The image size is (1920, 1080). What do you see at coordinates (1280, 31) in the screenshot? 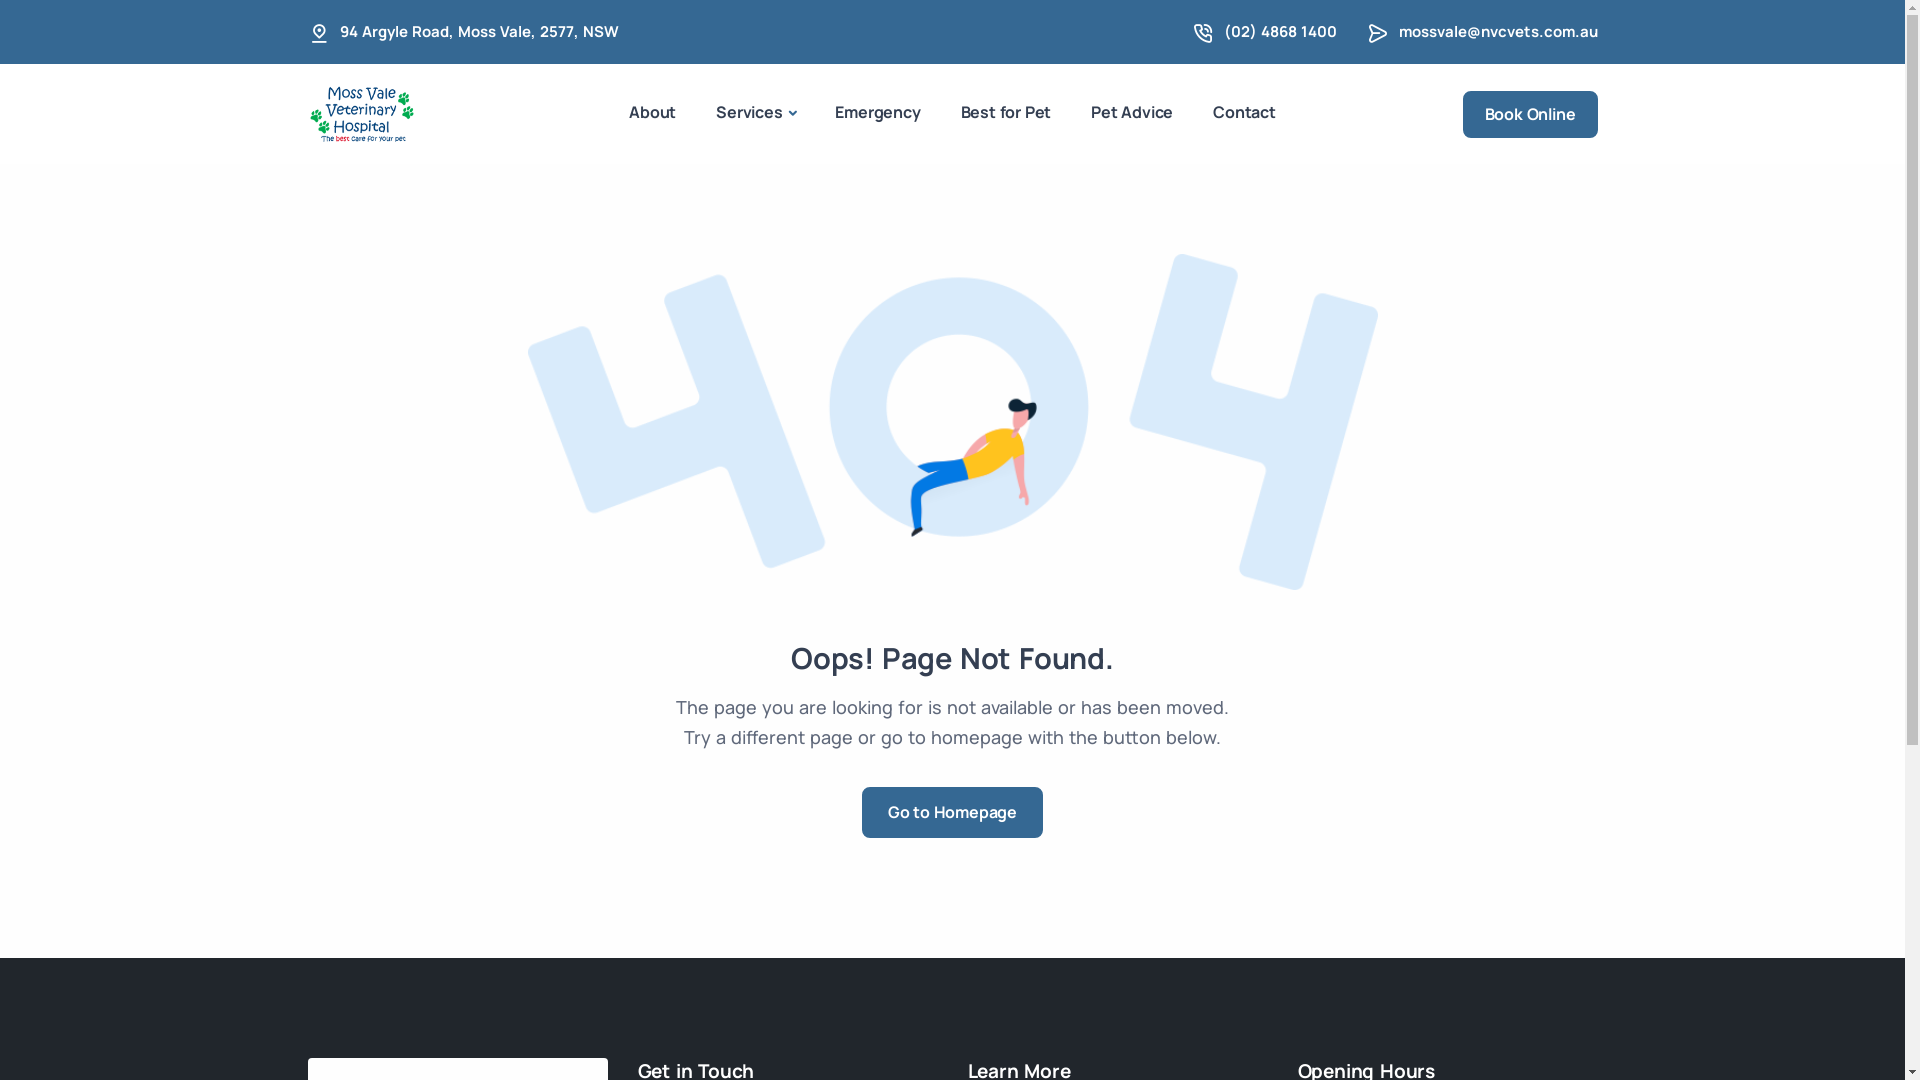
I see `'(02) 4868 1400'` at bounding box center [1280, 31].